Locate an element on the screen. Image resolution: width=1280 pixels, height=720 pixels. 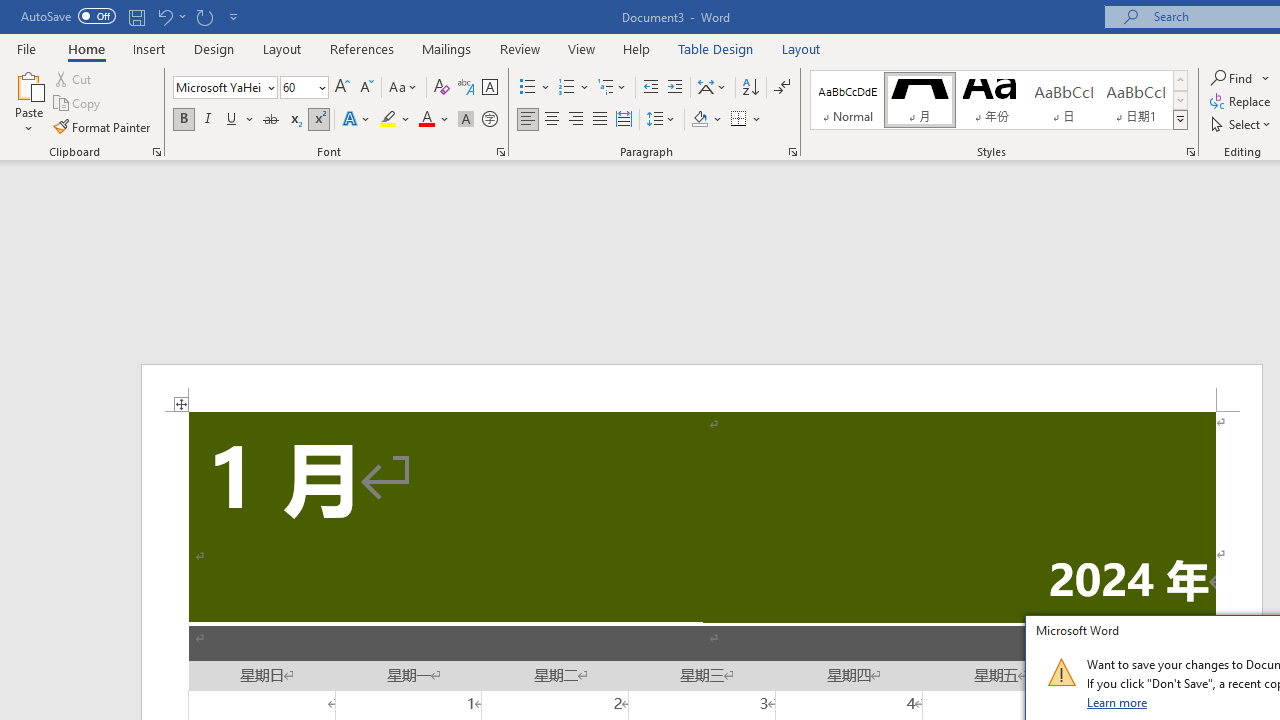
'Distributed' is located at coordinates (623, 119).